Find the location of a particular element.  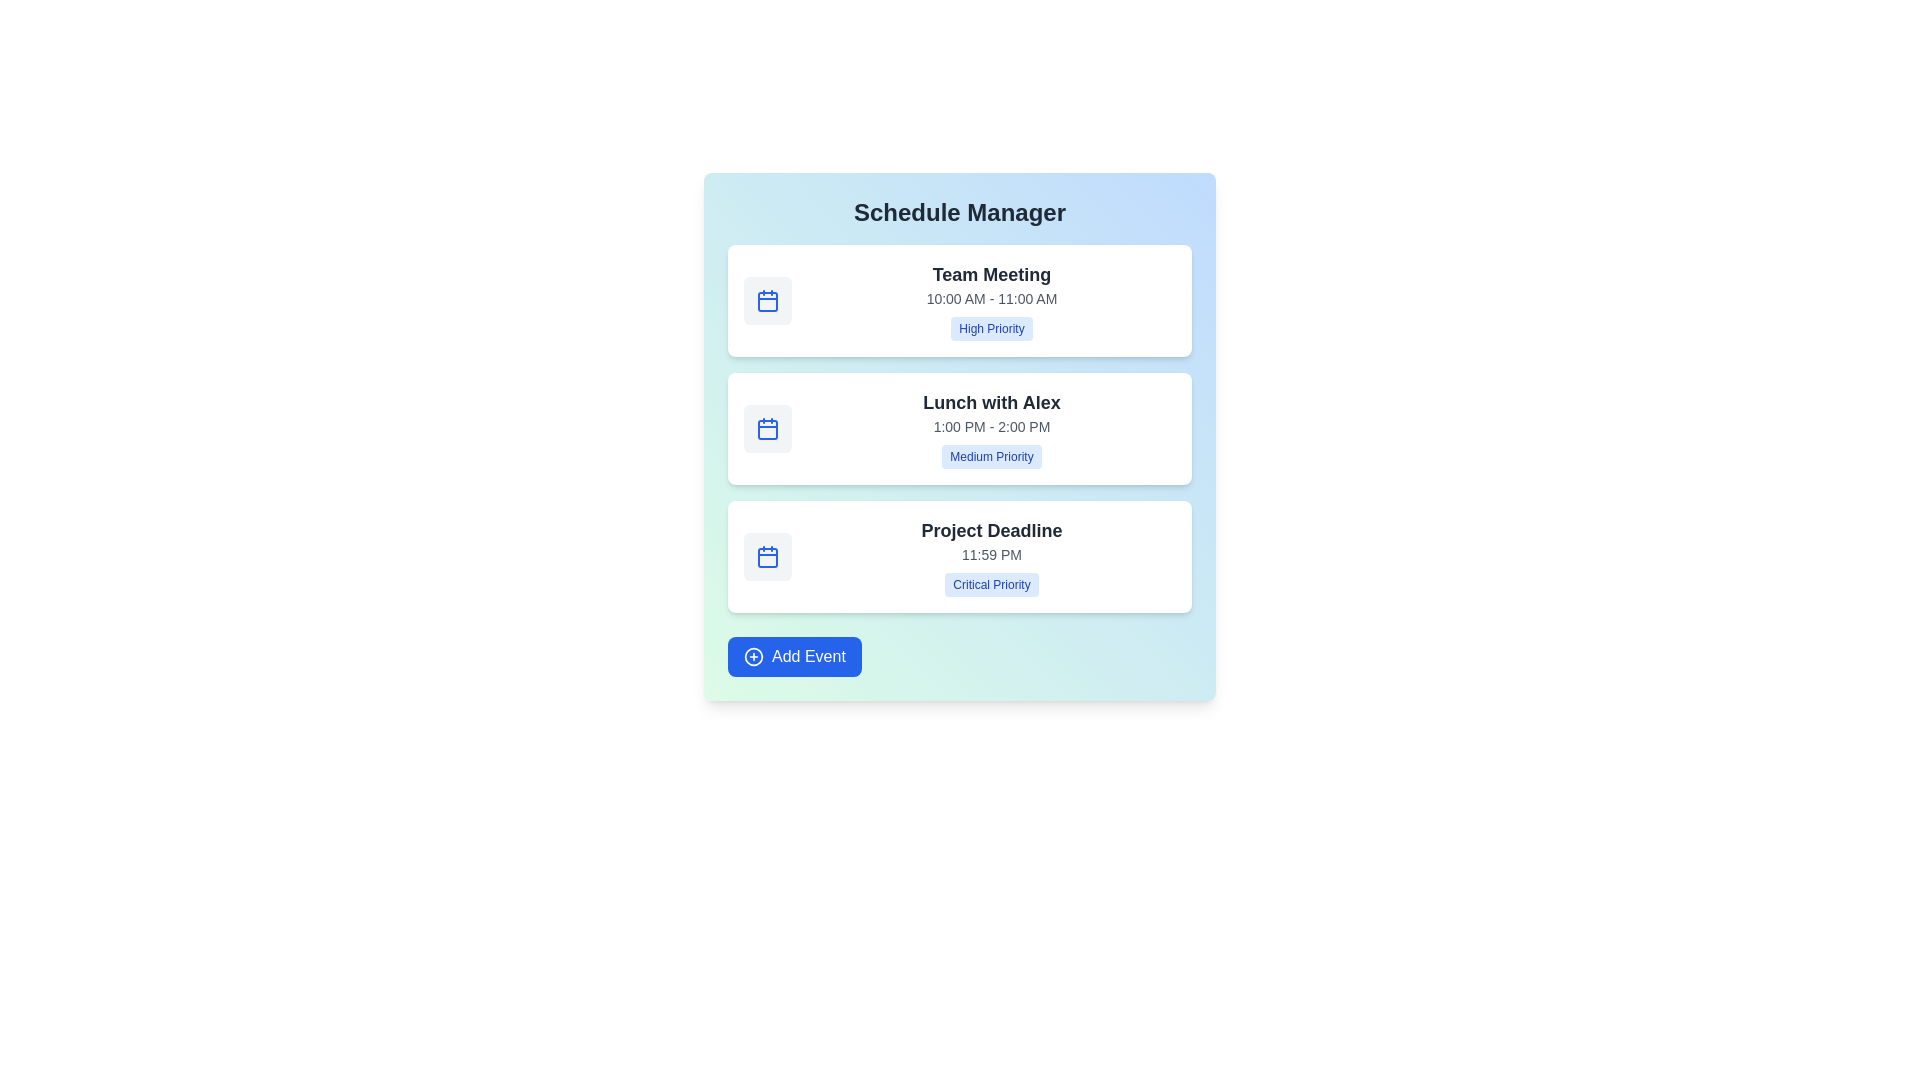

'Add Event' button to create a new event is located at coordinates (792, 656).